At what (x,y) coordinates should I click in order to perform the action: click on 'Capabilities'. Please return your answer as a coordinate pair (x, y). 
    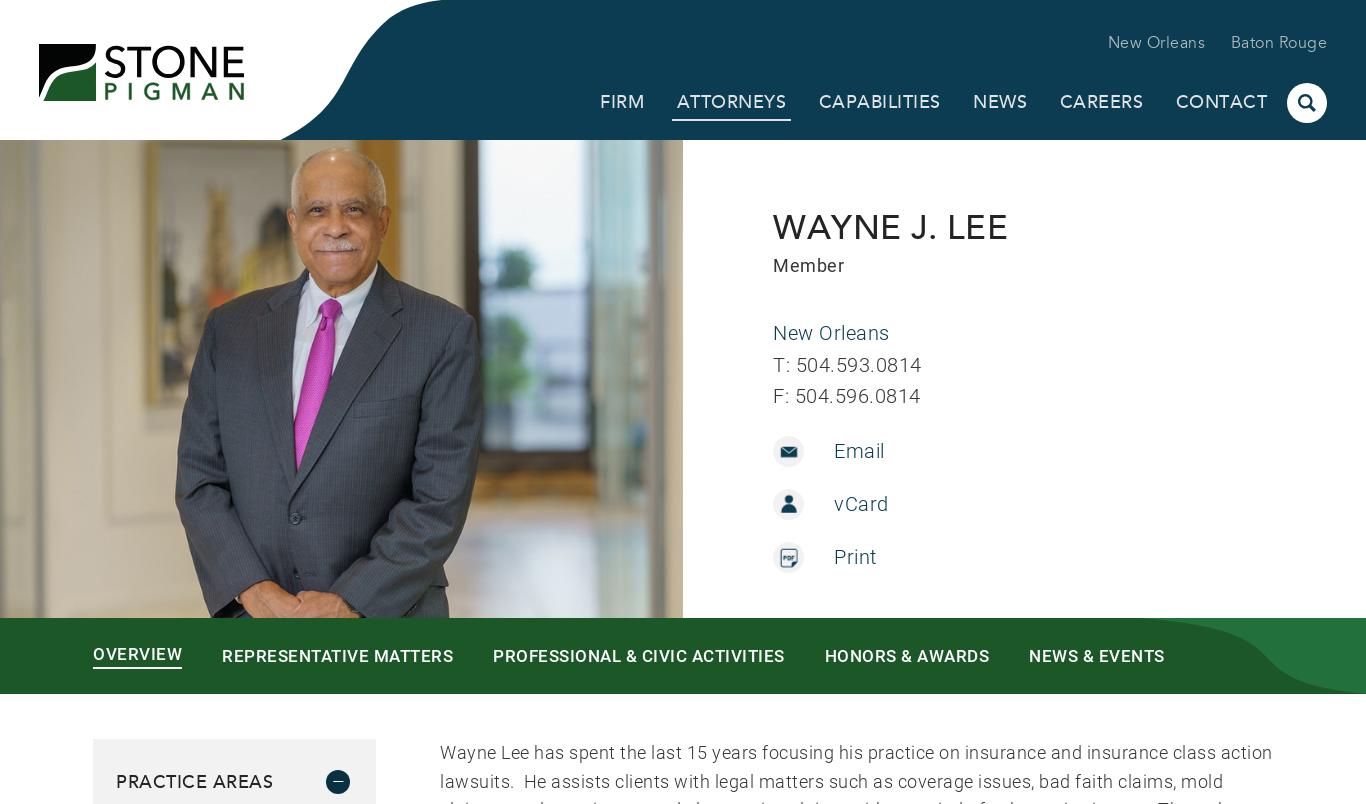
    Looking at the image, I should click on (878, 102).